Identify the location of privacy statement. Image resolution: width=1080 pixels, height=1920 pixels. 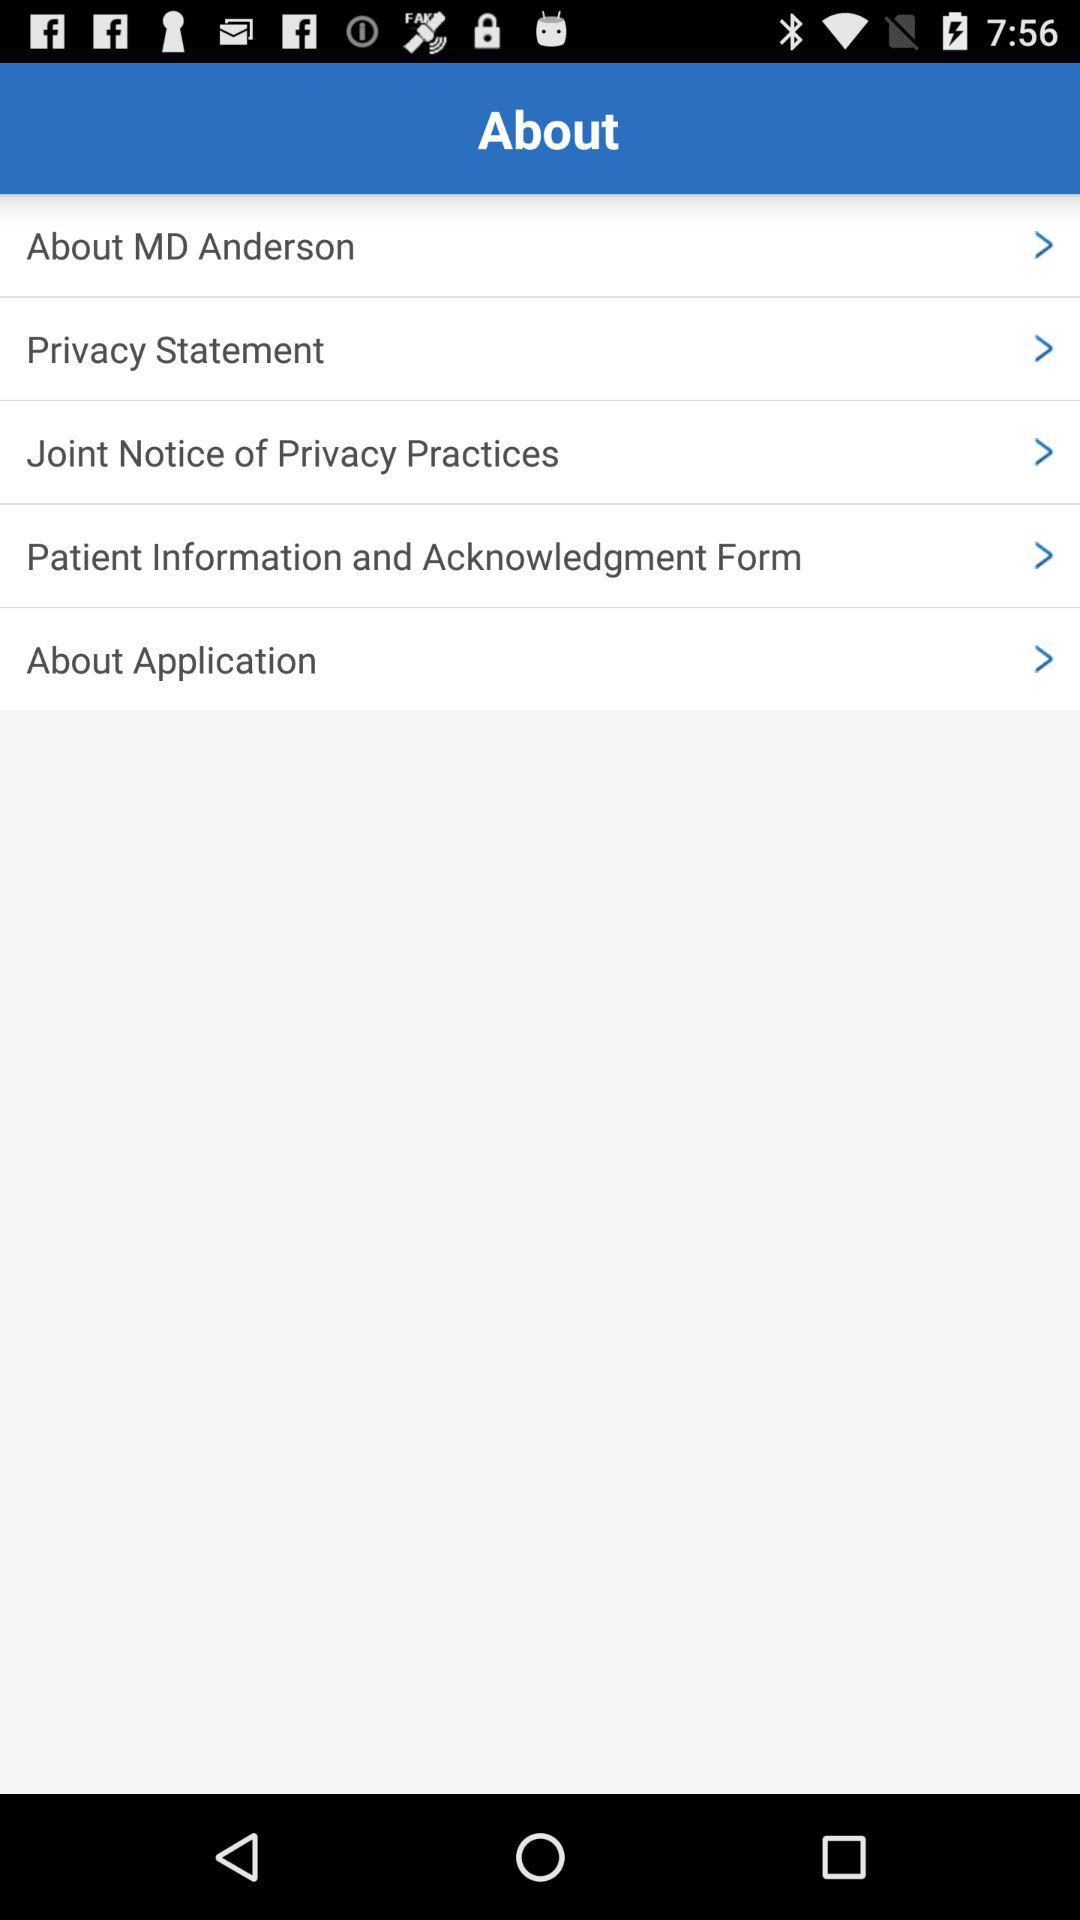
(540, 348).